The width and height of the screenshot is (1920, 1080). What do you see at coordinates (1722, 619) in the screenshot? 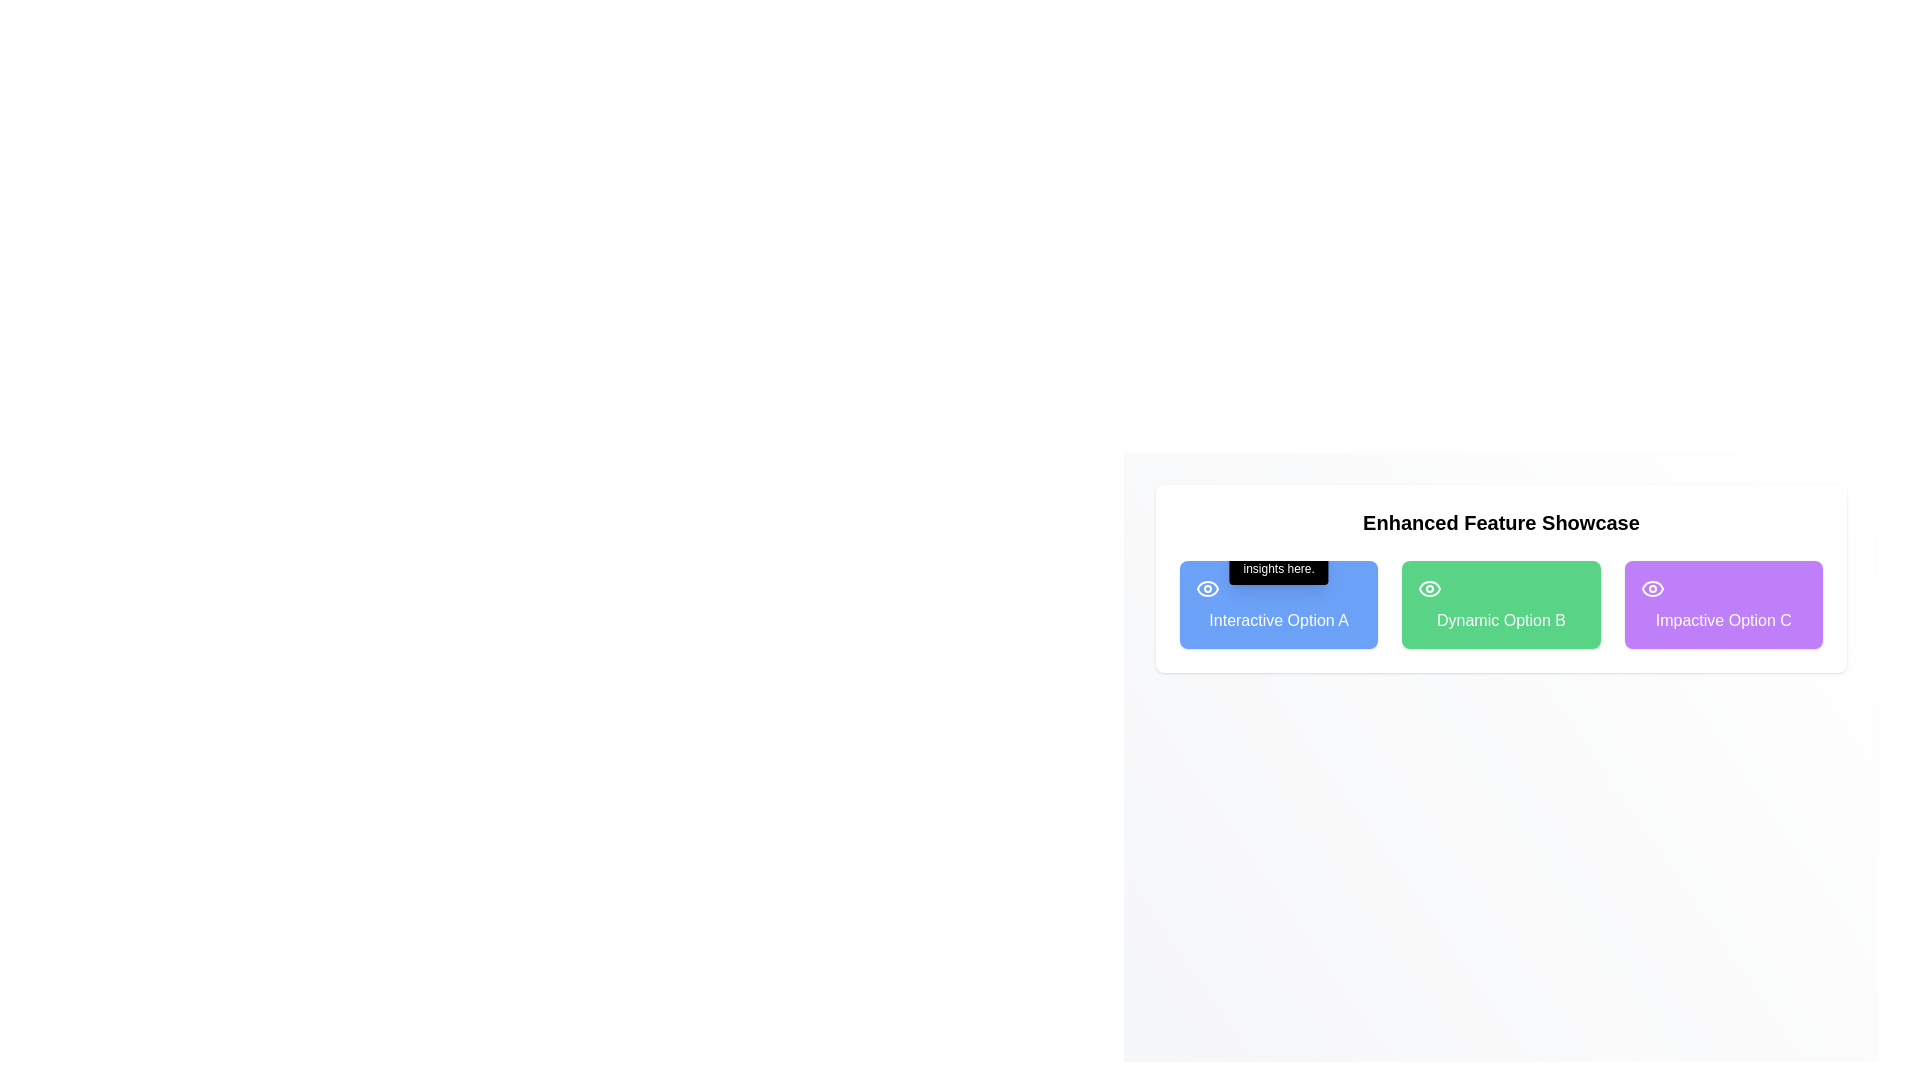
I see `the informational Text label that identifies the third option in the selection interface, located next to the button labeled 'Dynamic Option B'` at bounding box center [1722, 619].